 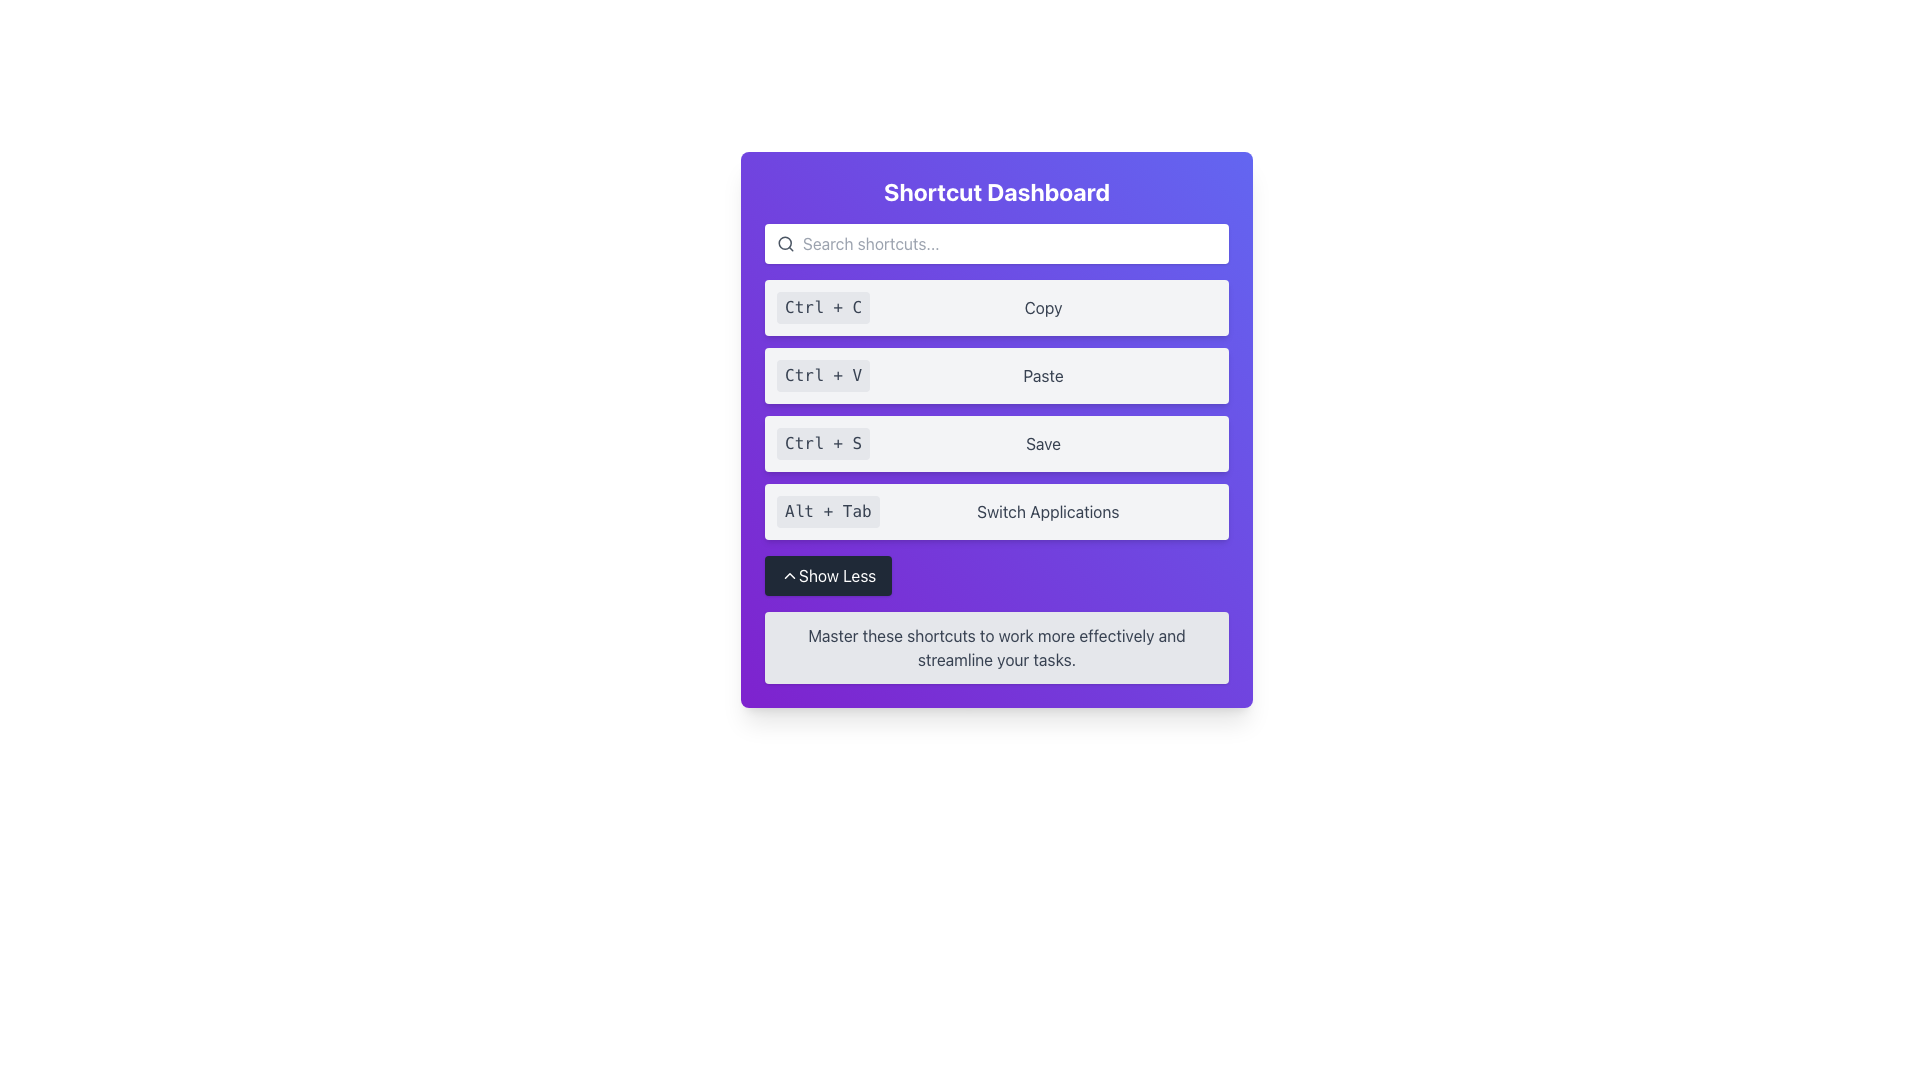 What do you see at coordinates (997, 192) in the screenshot?
I see `the 'Shortcut Dashboard' text label, which is styled with a bold, larger font size and positioned at the top of a purple gradient box` at bounding box center [997, 192].